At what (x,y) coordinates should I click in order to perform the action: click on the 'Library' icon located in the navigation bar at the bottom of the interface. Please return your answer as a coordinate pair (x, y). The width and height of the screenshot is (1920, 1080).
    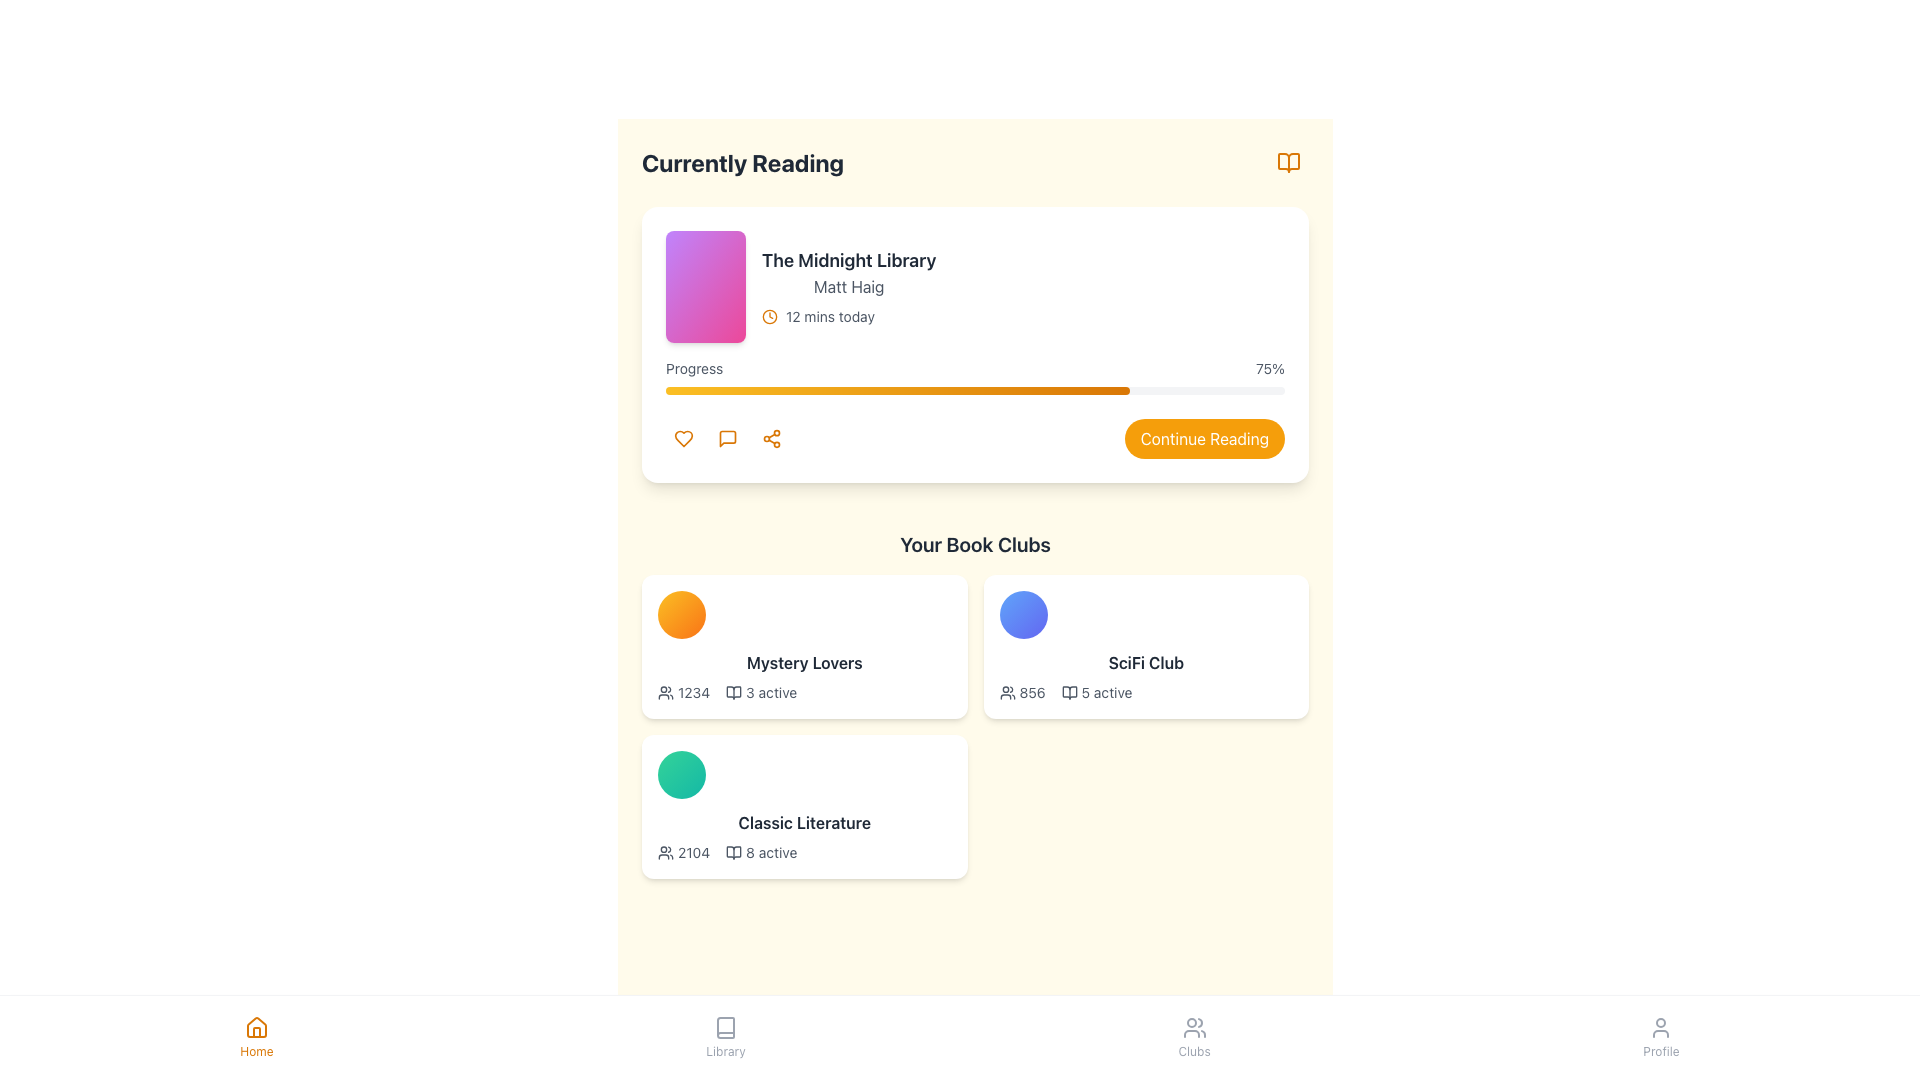
    Looking at the image, I should click on (724, 1028).